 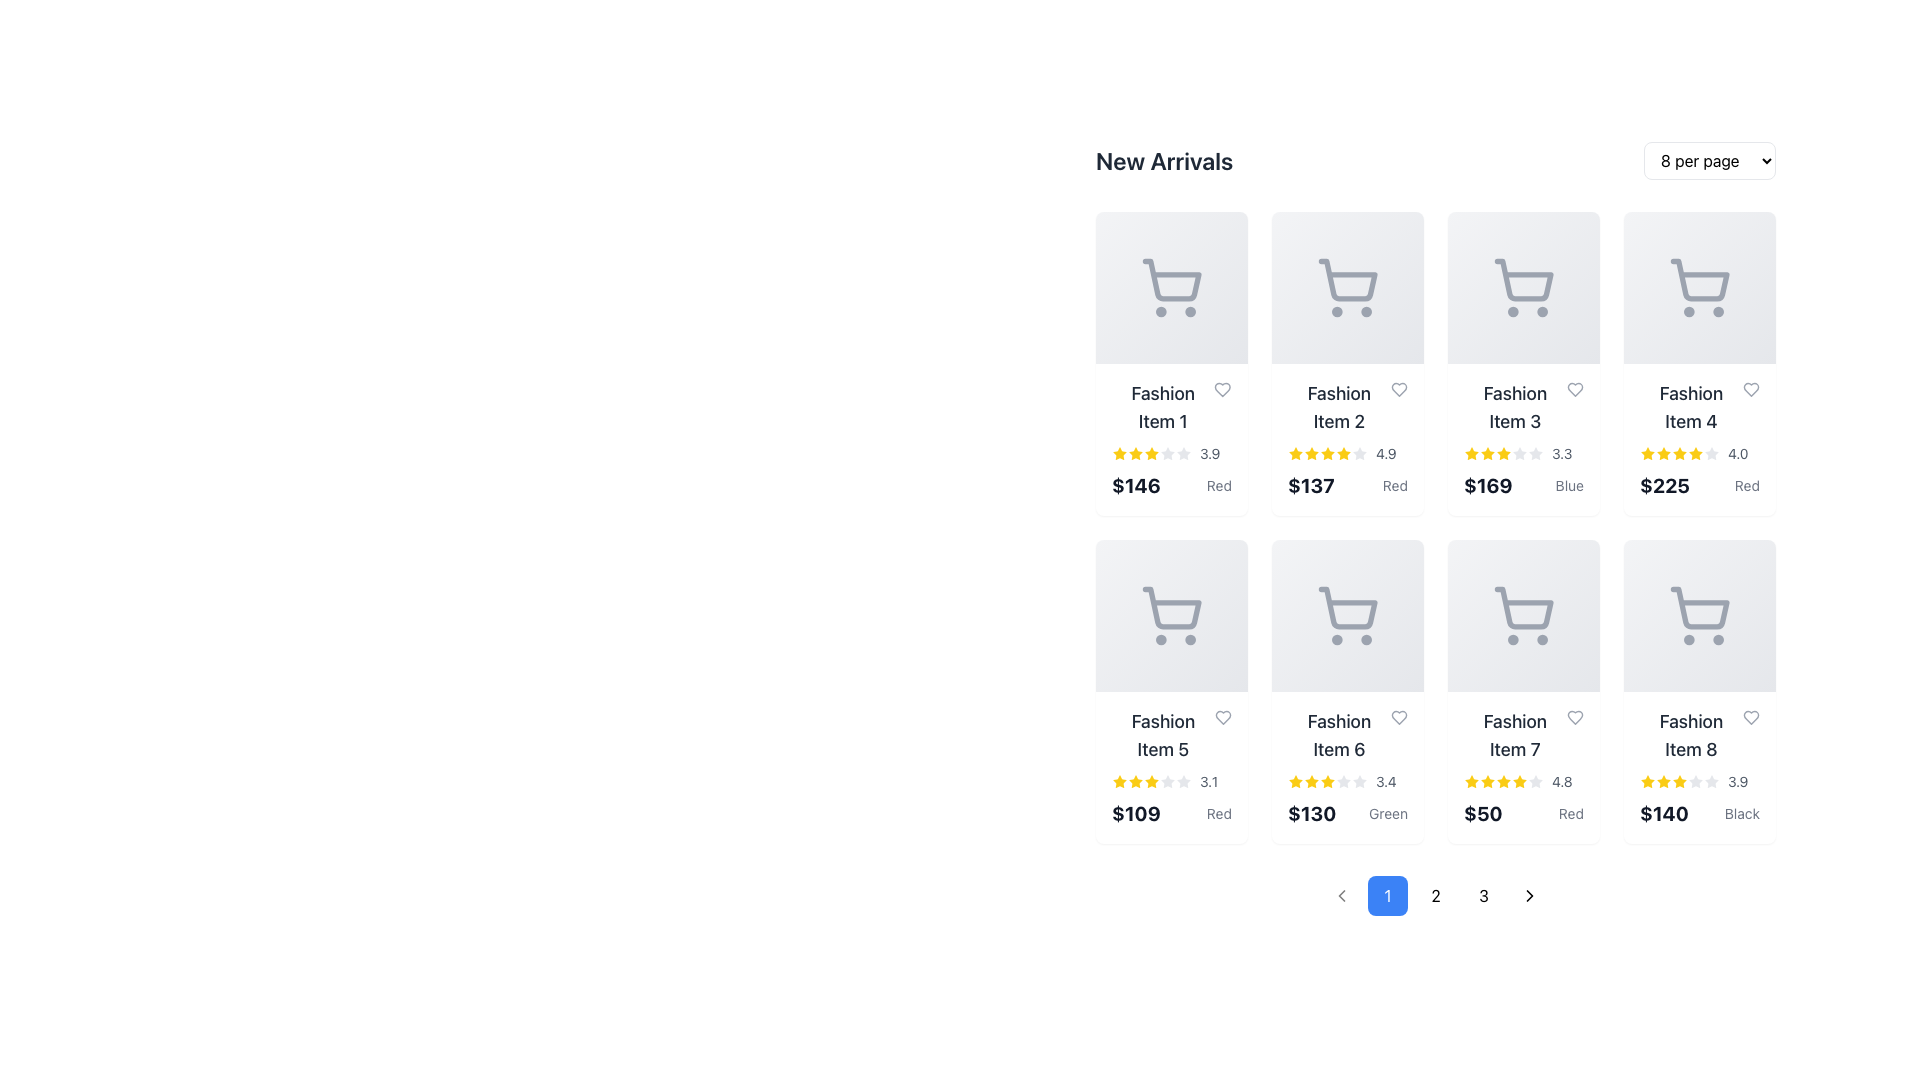 What do you see at coordinates (1515, 407) in the screenshot?
I see `text of the label displaying 'Fashion Item 3', which is styled in a prominent black bold font and located in the third item of the first row of fashion products` at bounding box center [1515, 407].